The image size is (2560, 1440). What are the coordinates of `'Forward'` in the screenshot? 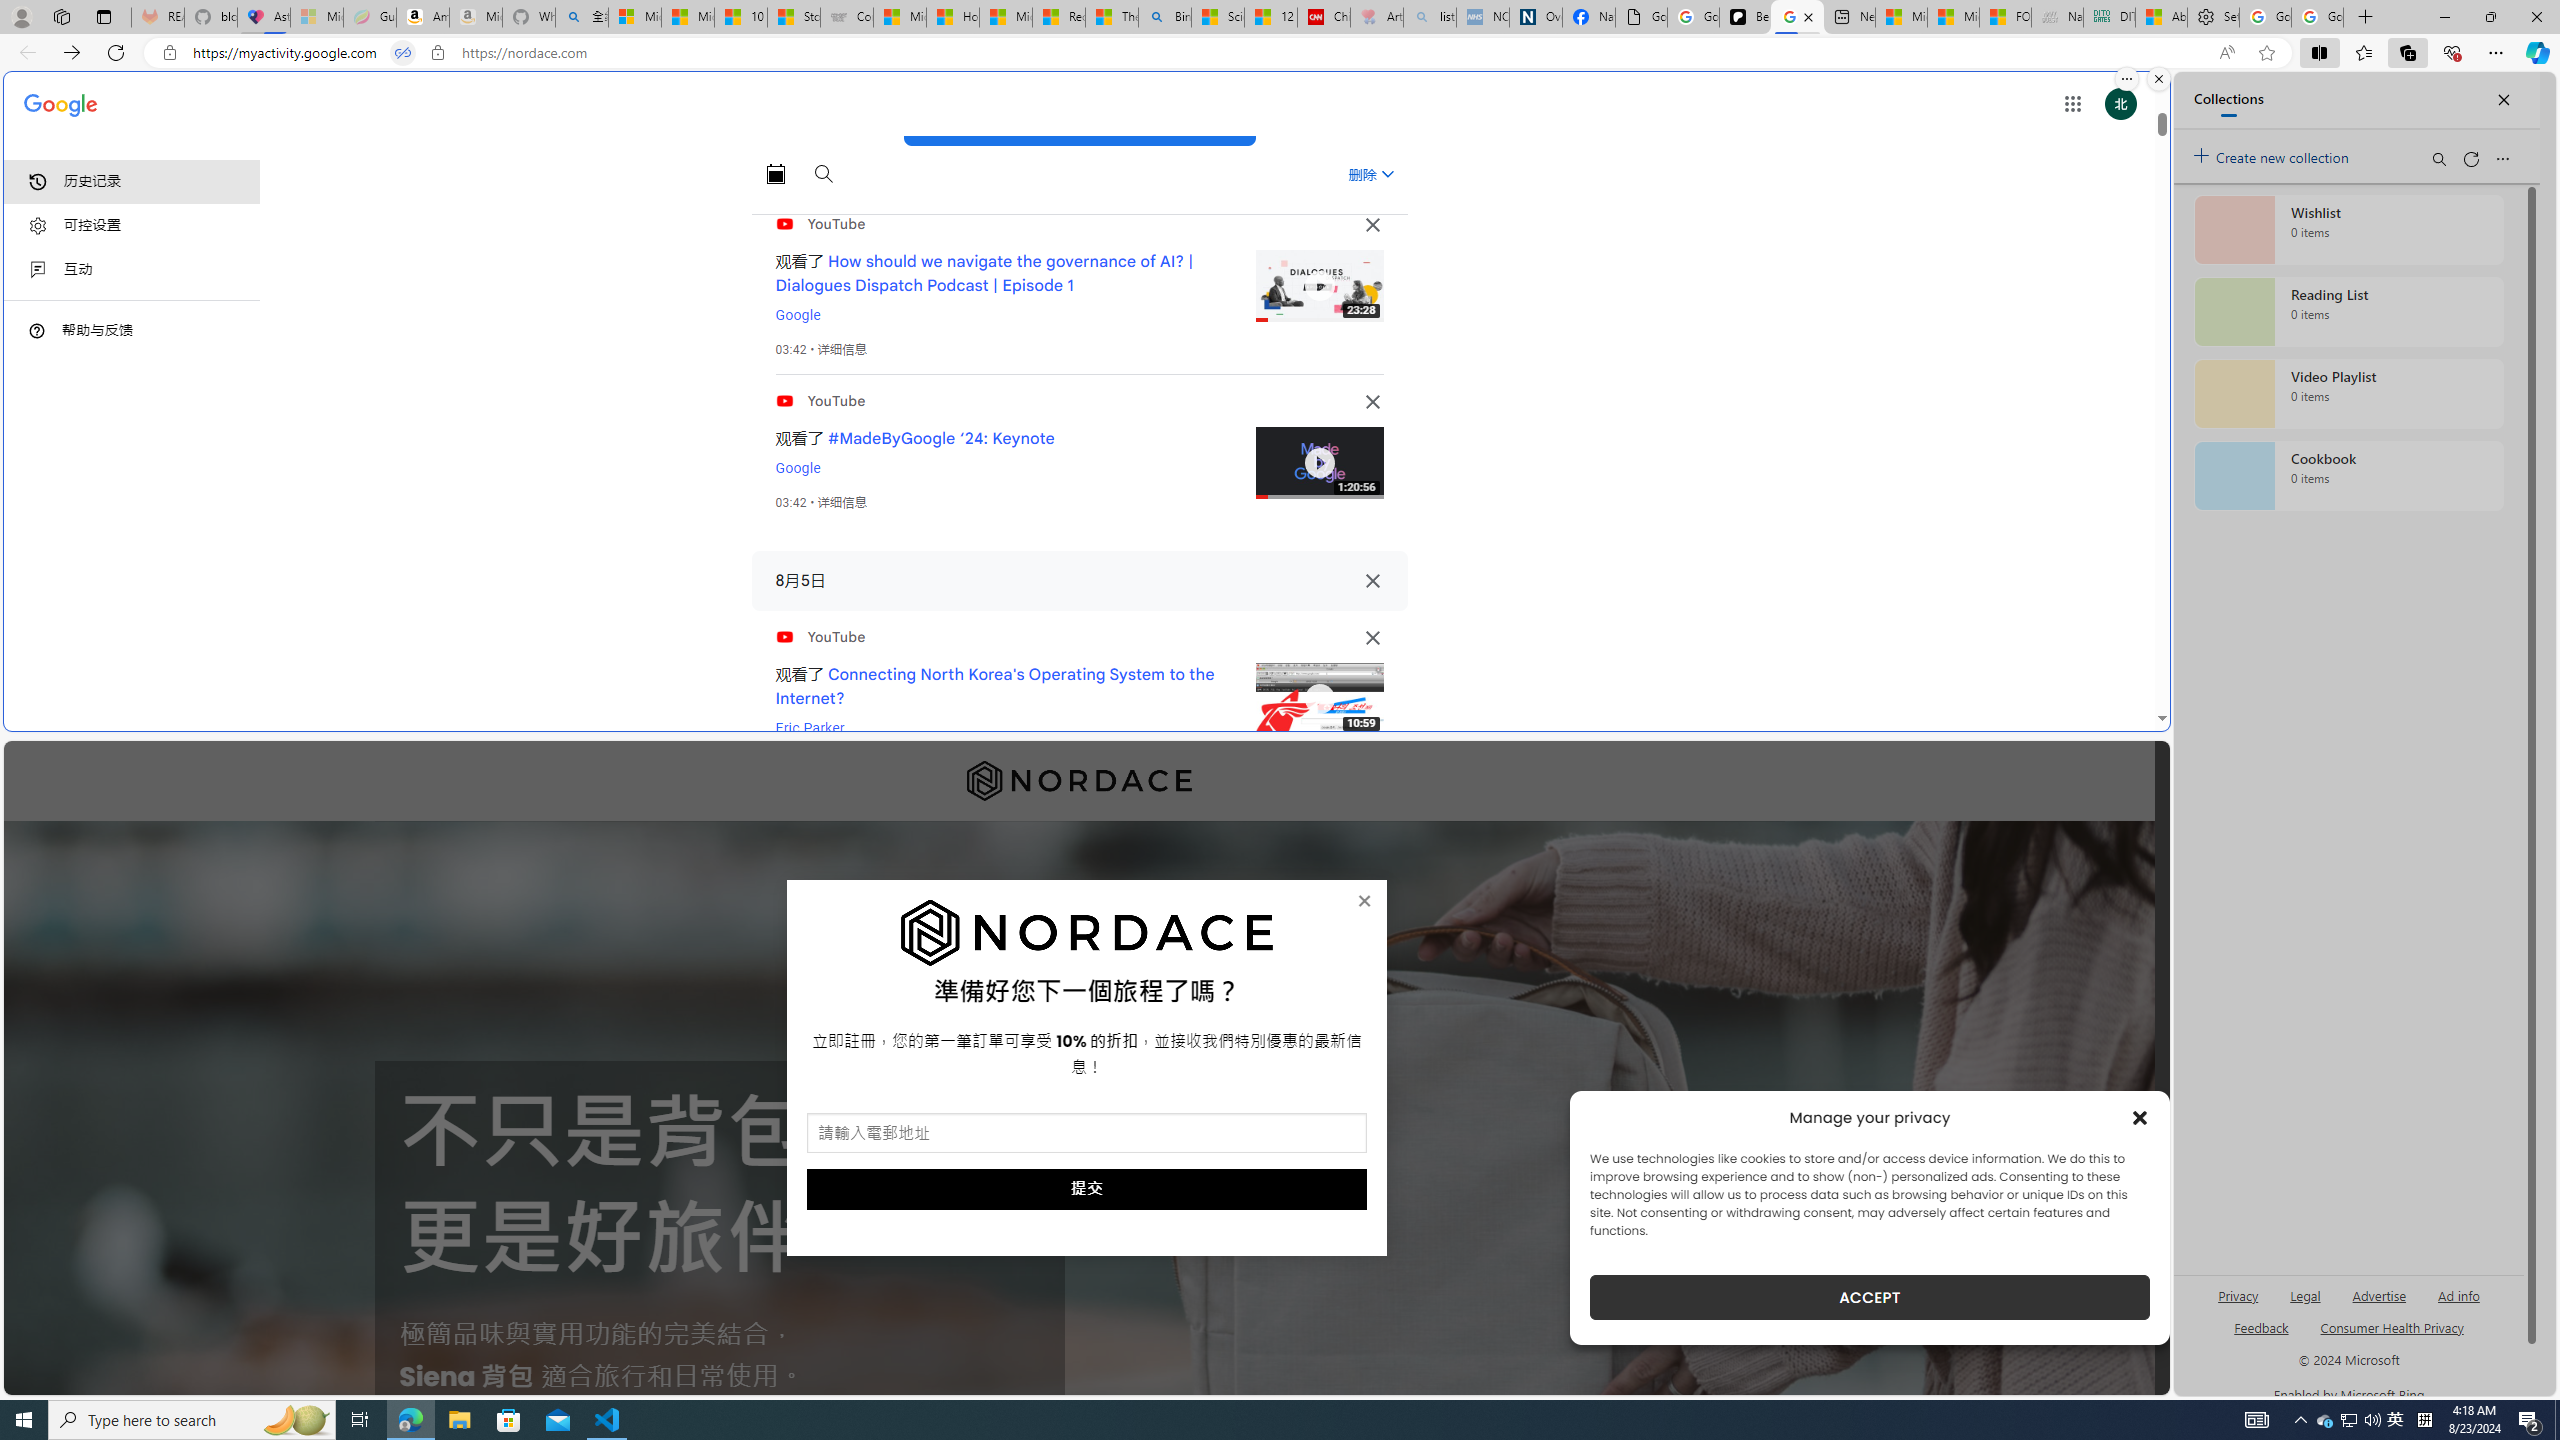 It's located at (70, 51).